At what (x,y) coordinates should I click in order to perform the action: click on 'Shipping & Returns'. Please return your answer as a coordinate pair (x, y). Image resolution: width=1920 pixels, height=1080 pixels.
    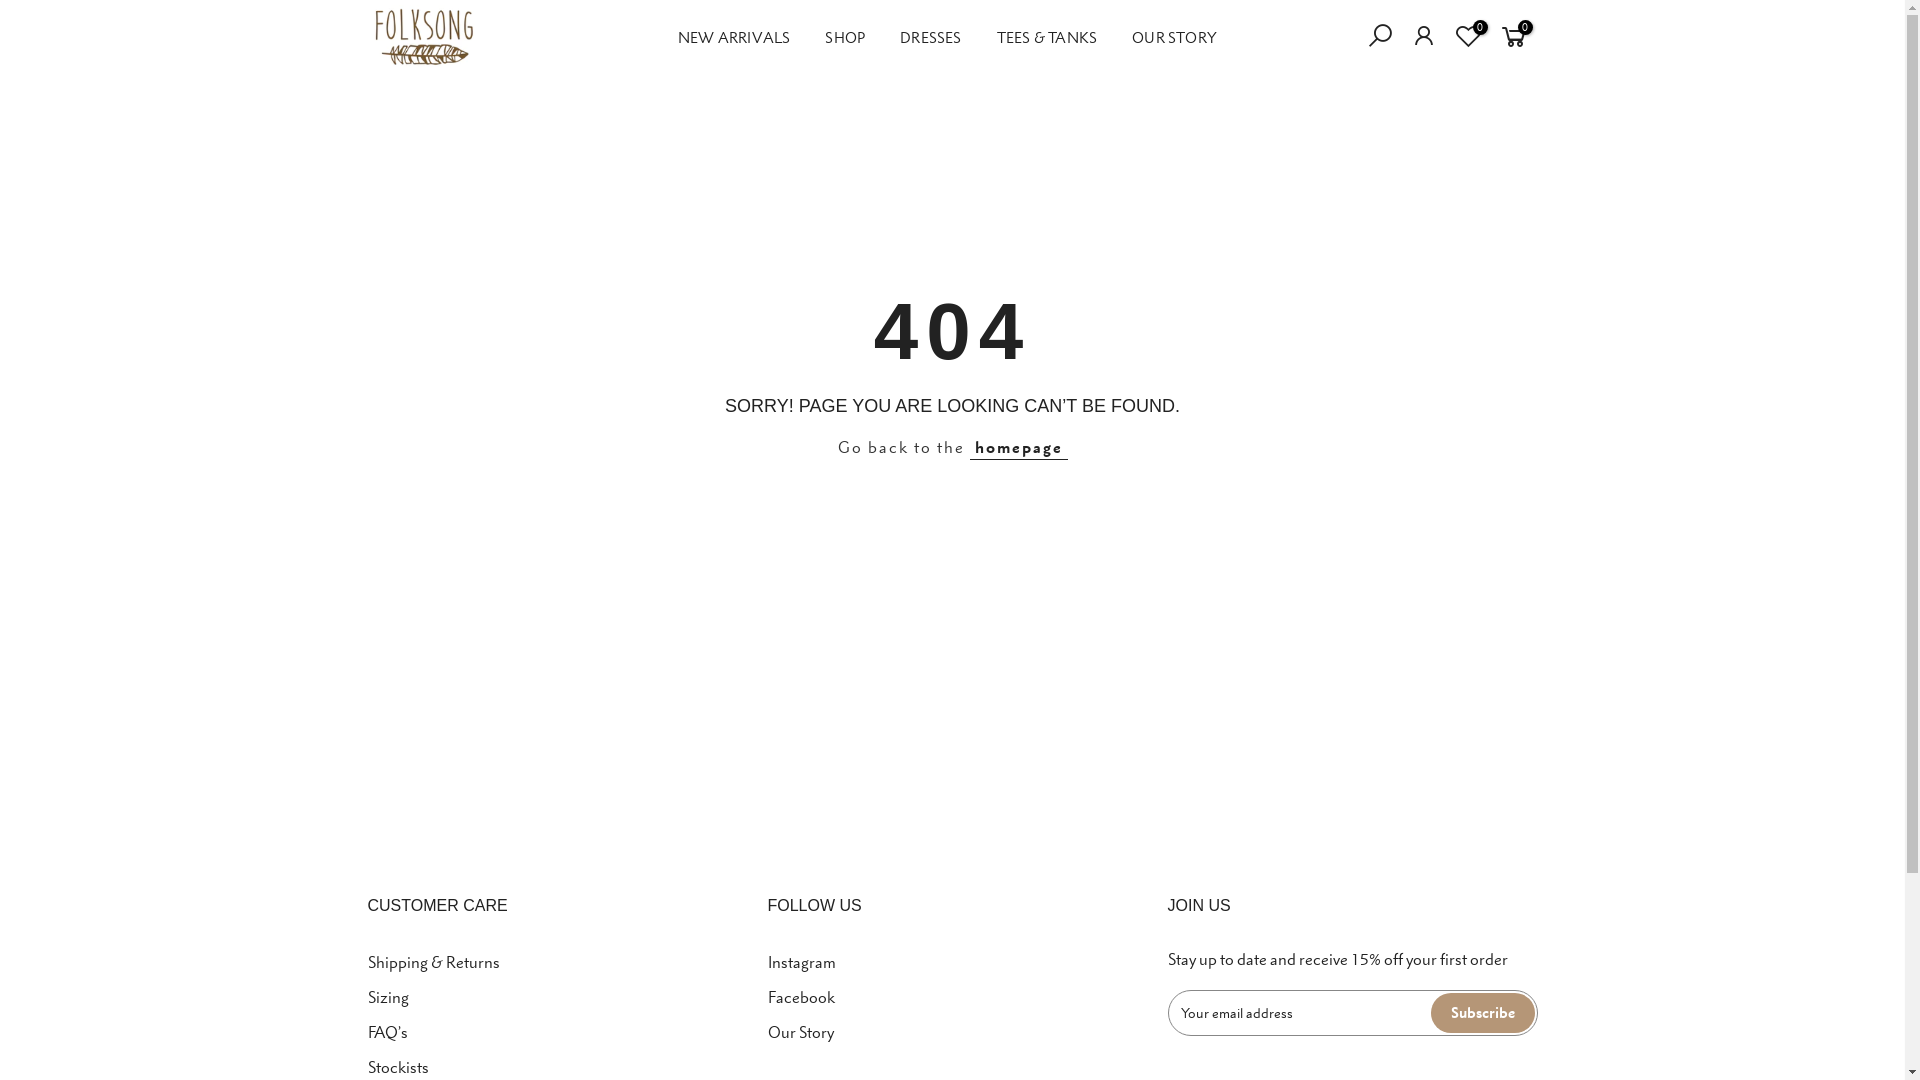
    Looking at the image, I should click on (368, 960).